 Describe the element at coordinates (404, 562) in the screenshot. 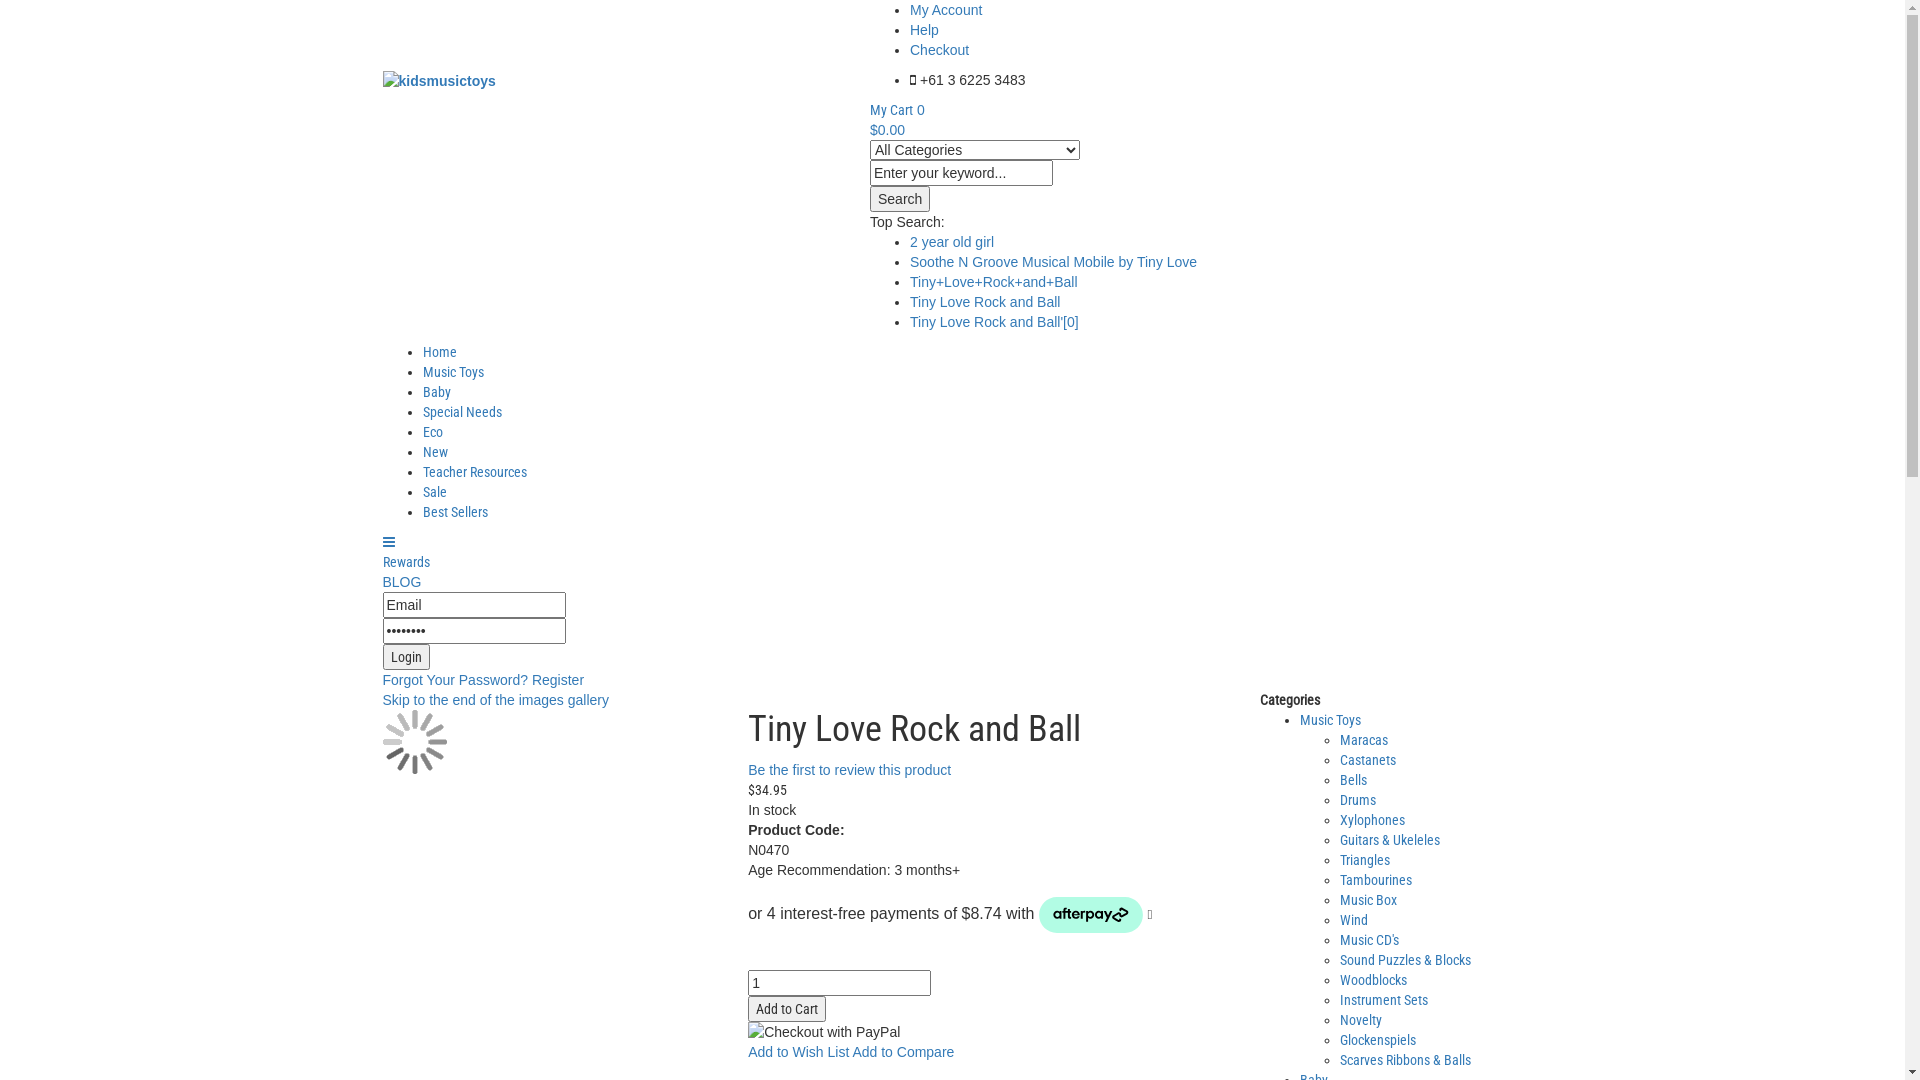

I see `'Rewards'` at that location.